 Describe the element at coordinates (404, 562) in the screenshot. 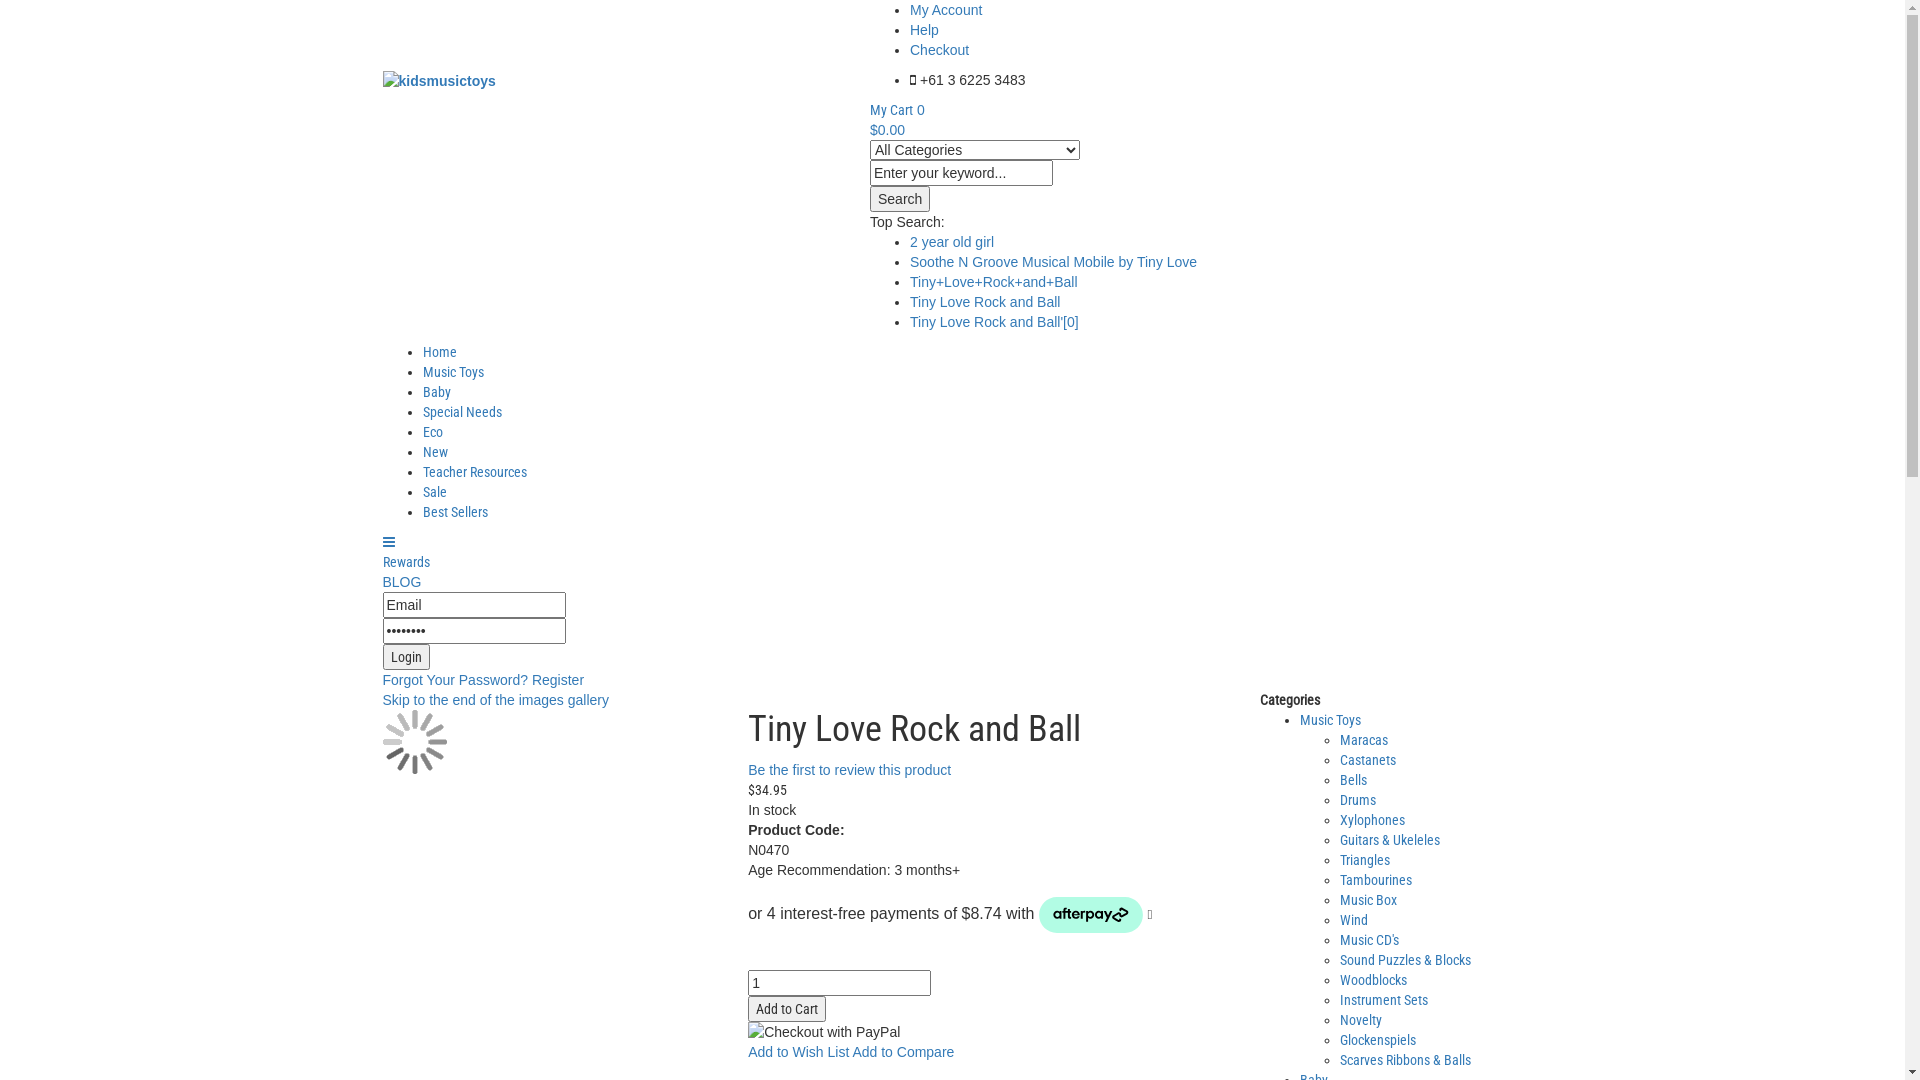

I see `'Rewards'` at that location.